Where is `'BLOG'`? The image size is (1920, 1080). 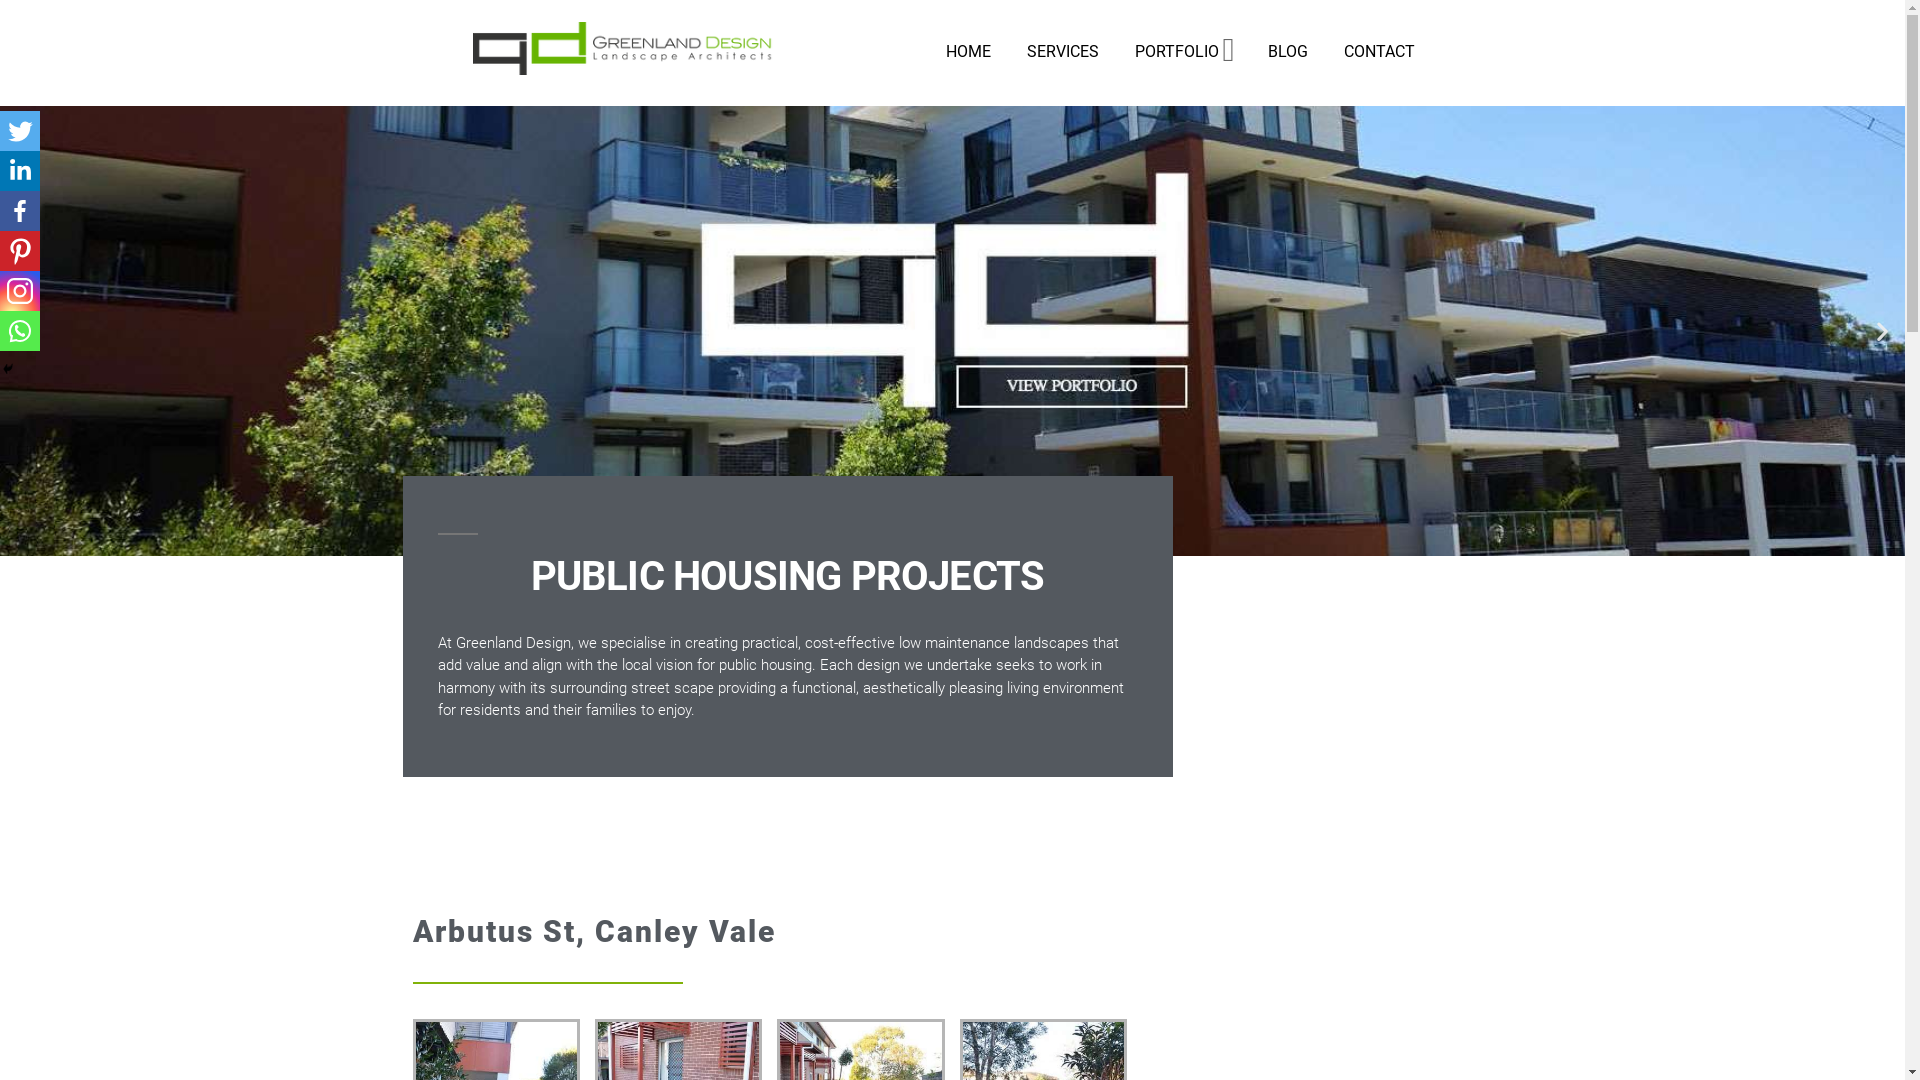 'BLOG' is located at coordinates (1287, 51).